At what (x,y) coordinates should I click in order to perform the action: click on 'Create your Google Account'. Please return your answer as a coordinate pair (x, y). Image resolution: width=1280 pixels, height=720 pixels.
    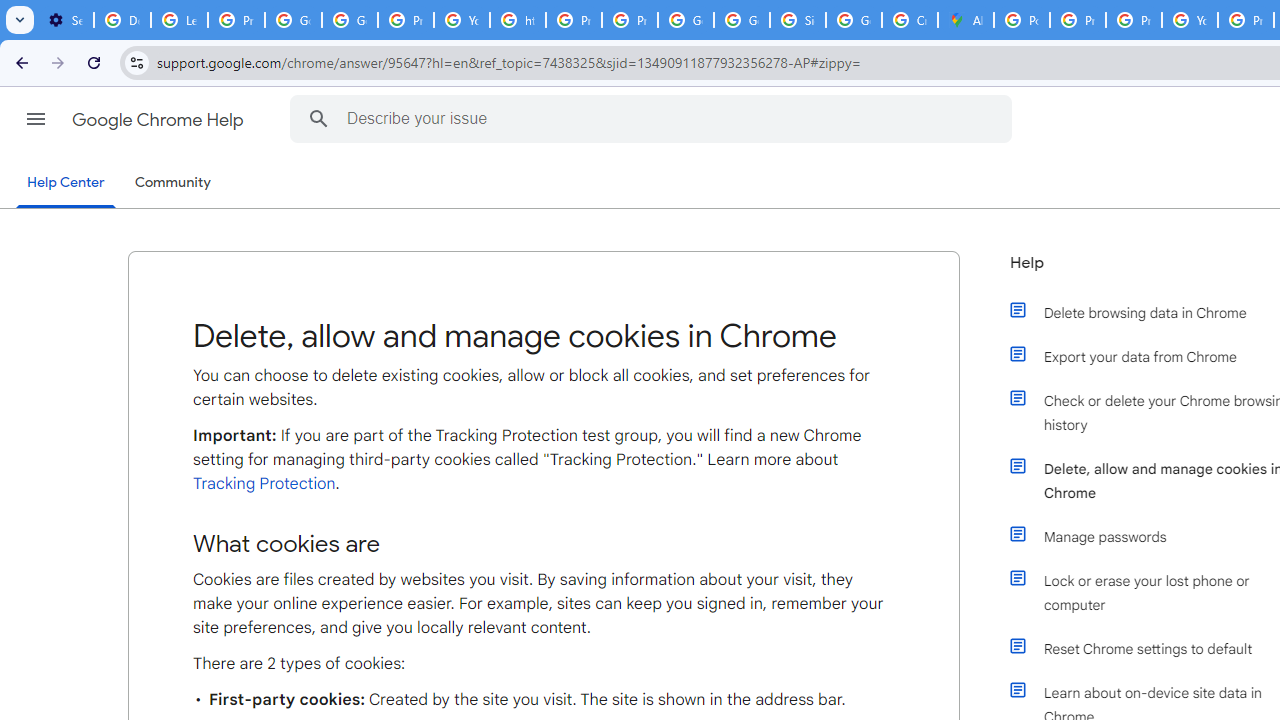
    Looking at the image, I should click on (909, 20).